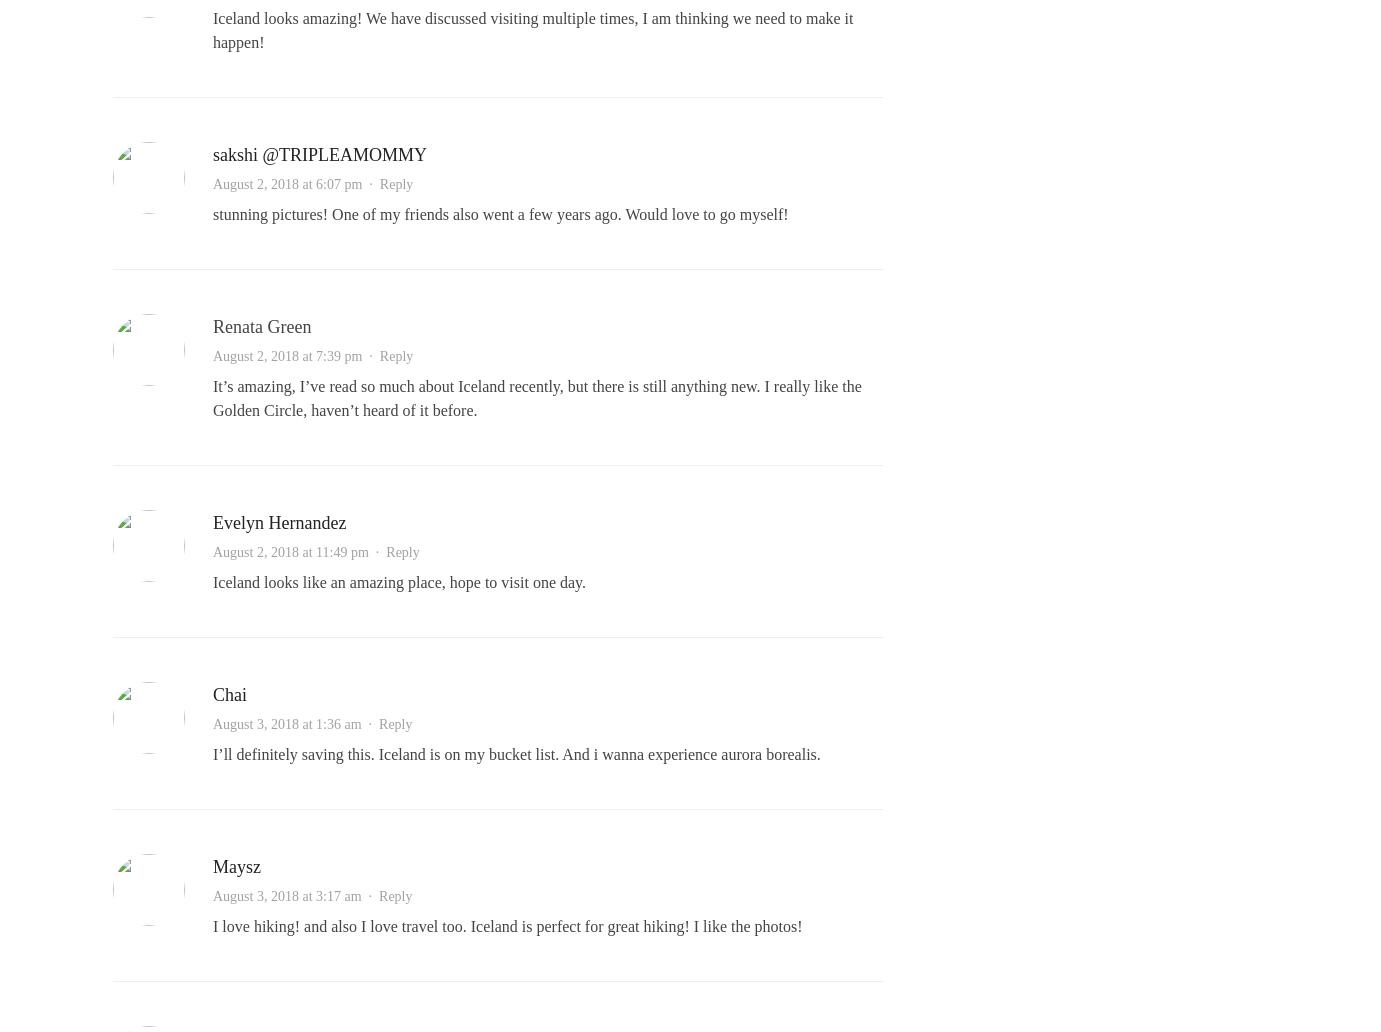  What do you see at coordinates (287, 356) in the screenshot?
I see `'August 2, 2018 at 7:39 pm'` at bounding box center [287, 356].